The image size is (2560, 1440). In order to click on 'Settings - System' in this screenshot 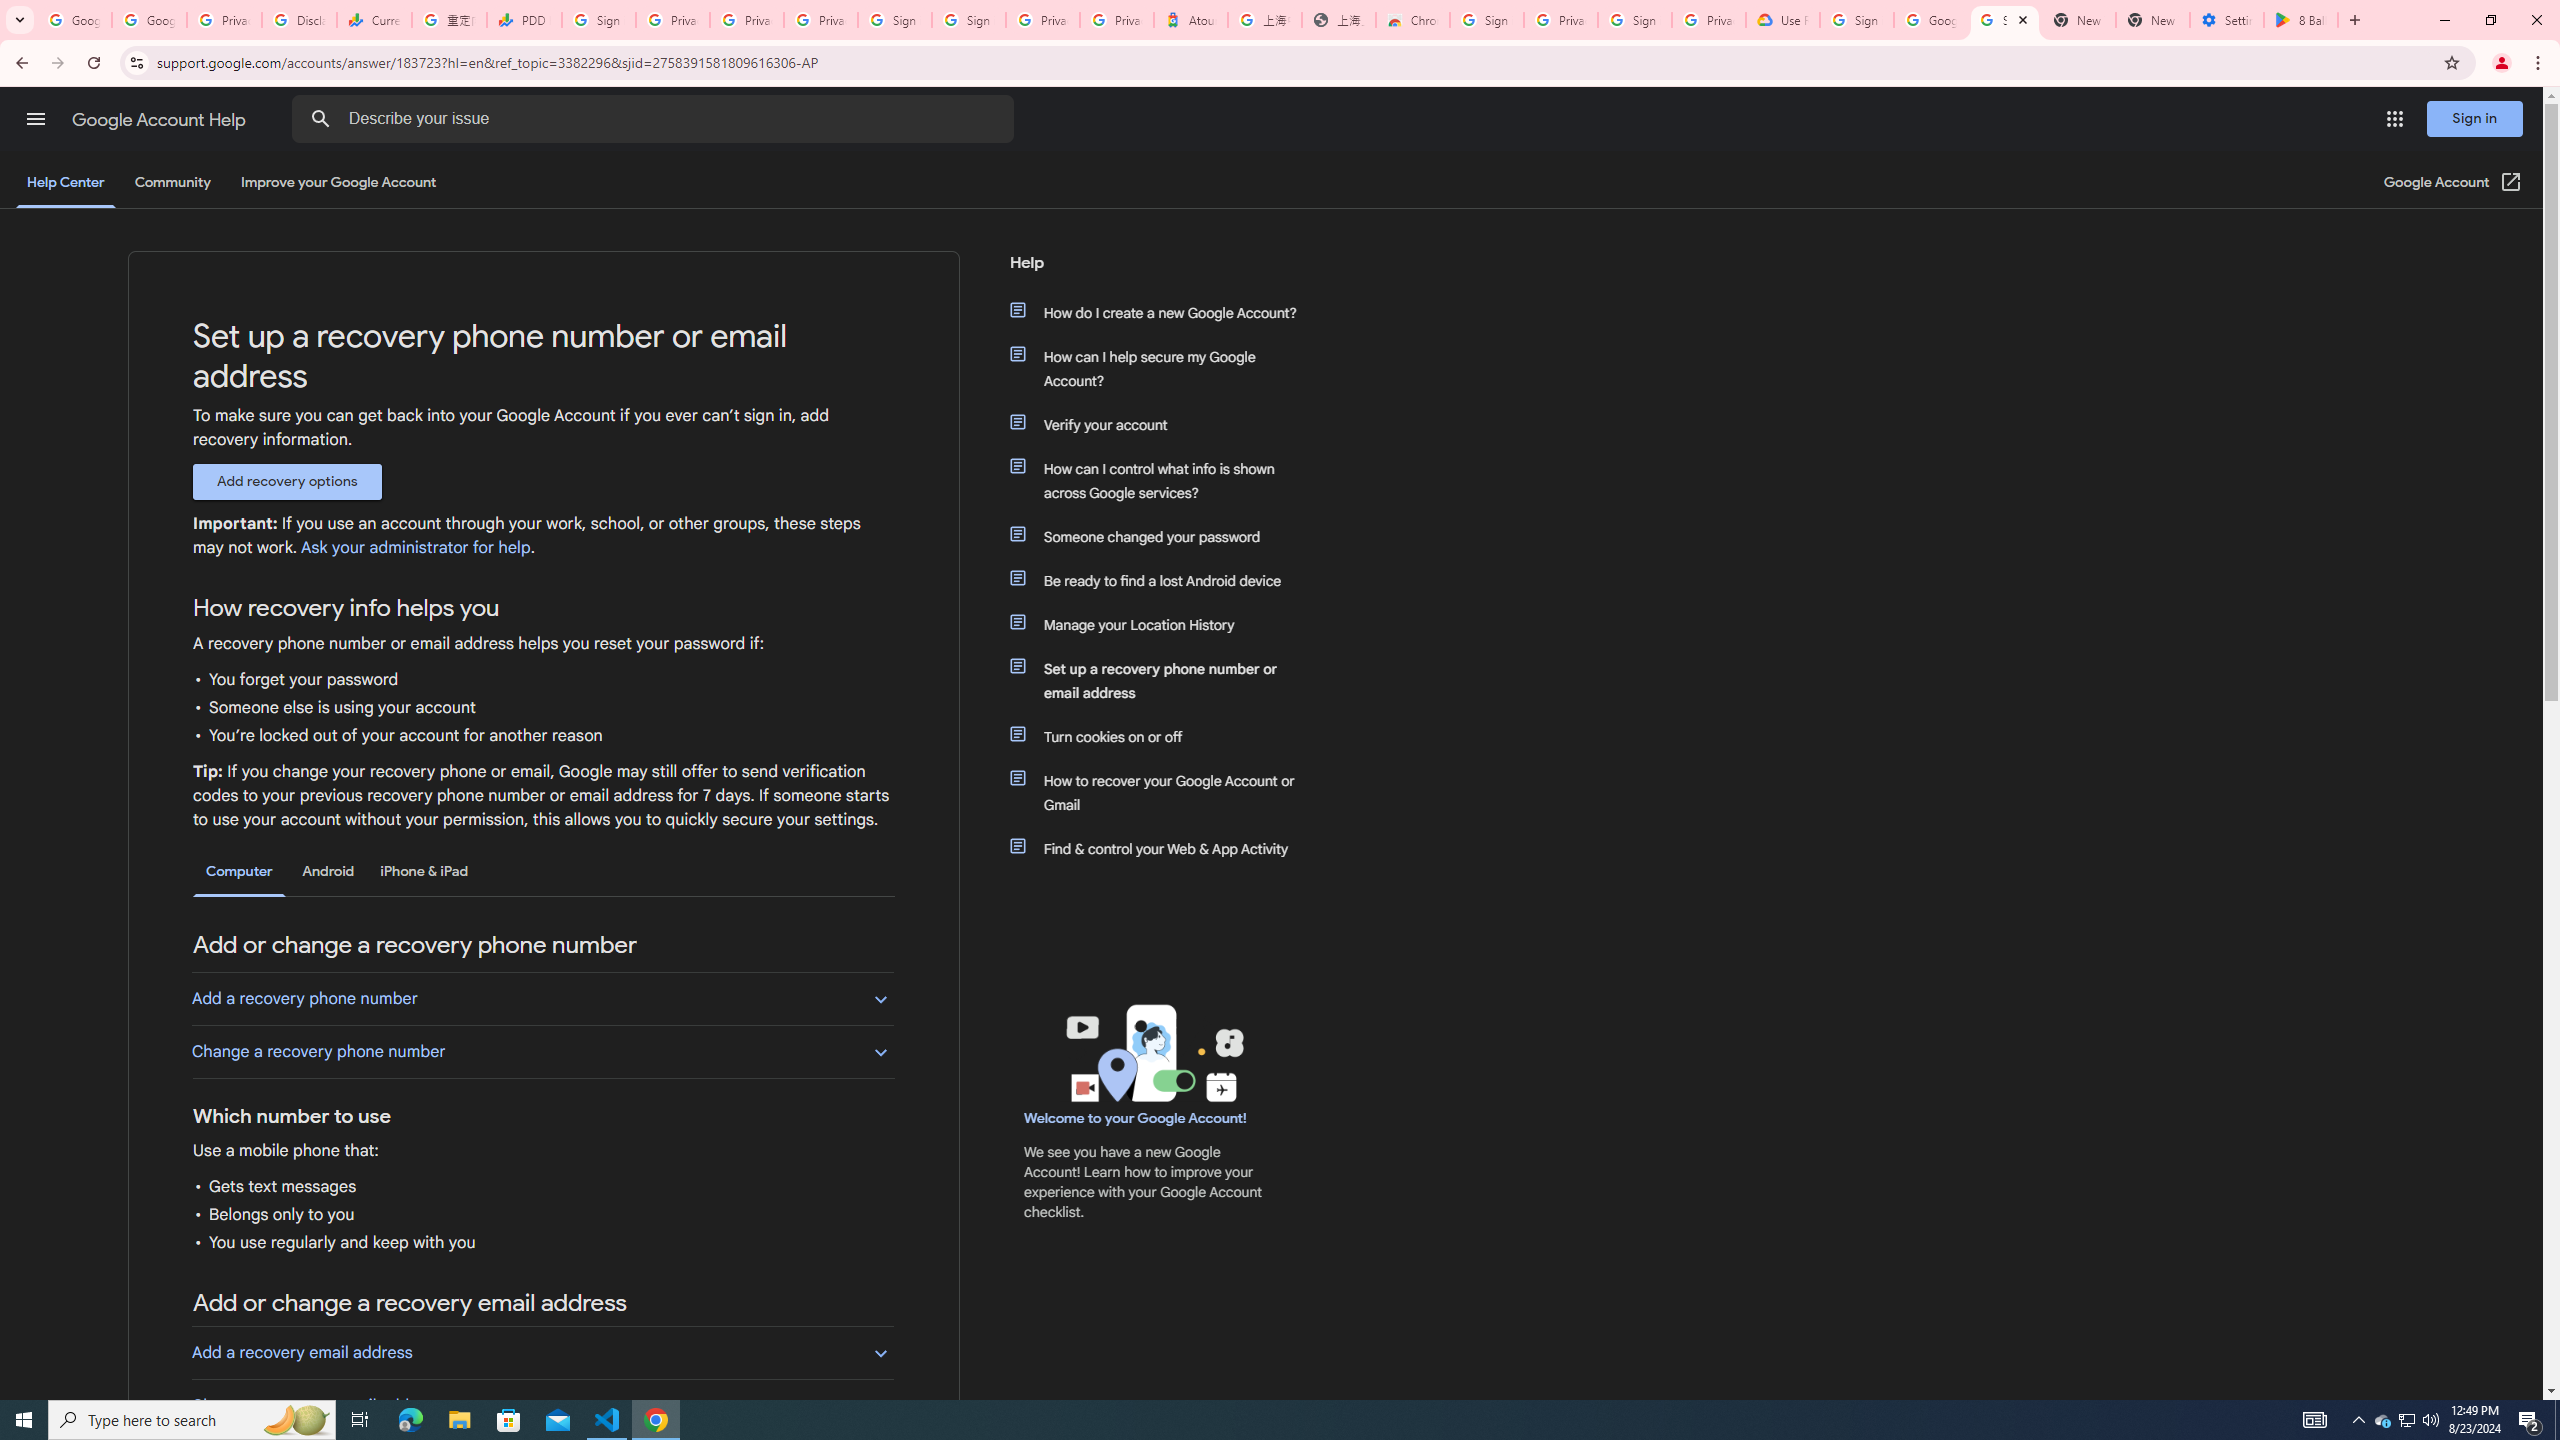, I will do `click(2226, 19)`.